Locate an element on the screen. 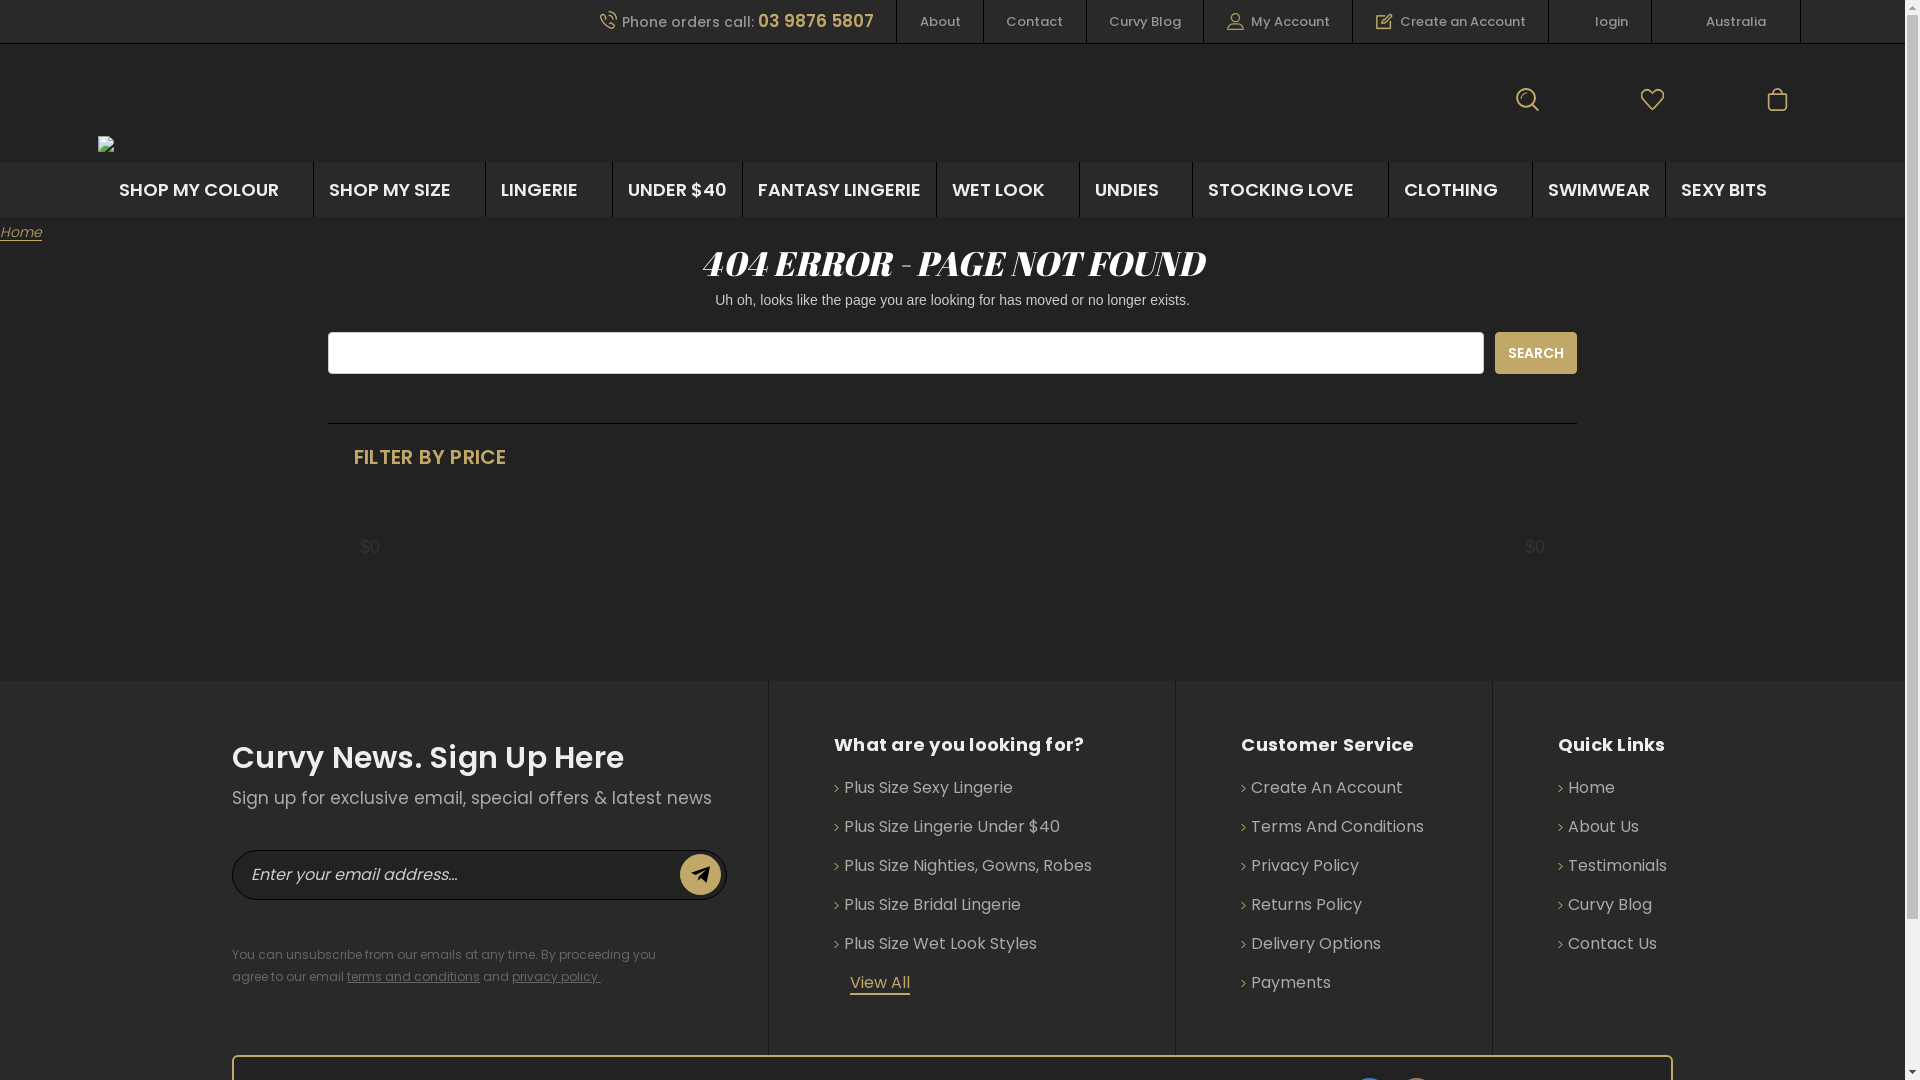 This screenshot has width=1920, height=1080. 'SHOP MY SIZE' is located at coordinates (399, 189).